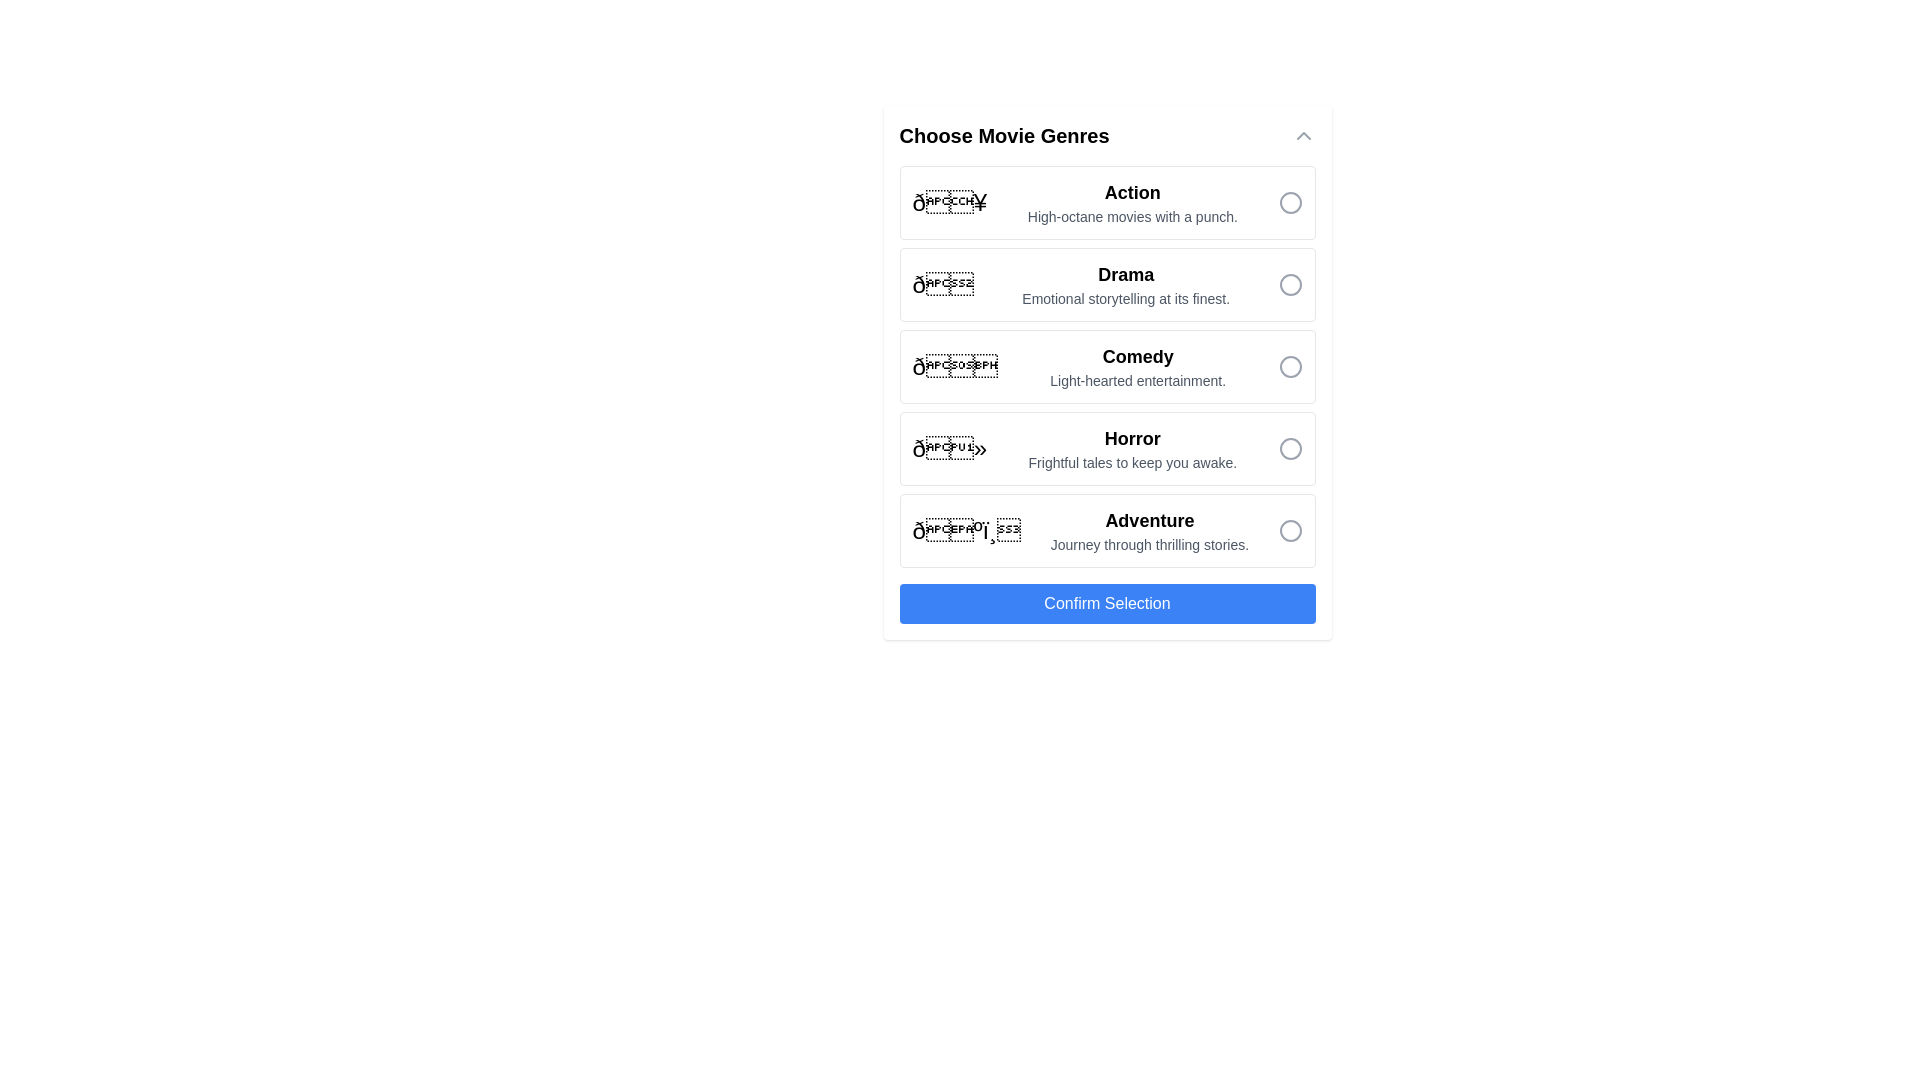 The width and height of the screenshot is (1920, 1080). Describe the element at coordinates (1290, 447) in the screenshot. I see `the circular checkbox located to the right of the 'Horror' label` at that location.